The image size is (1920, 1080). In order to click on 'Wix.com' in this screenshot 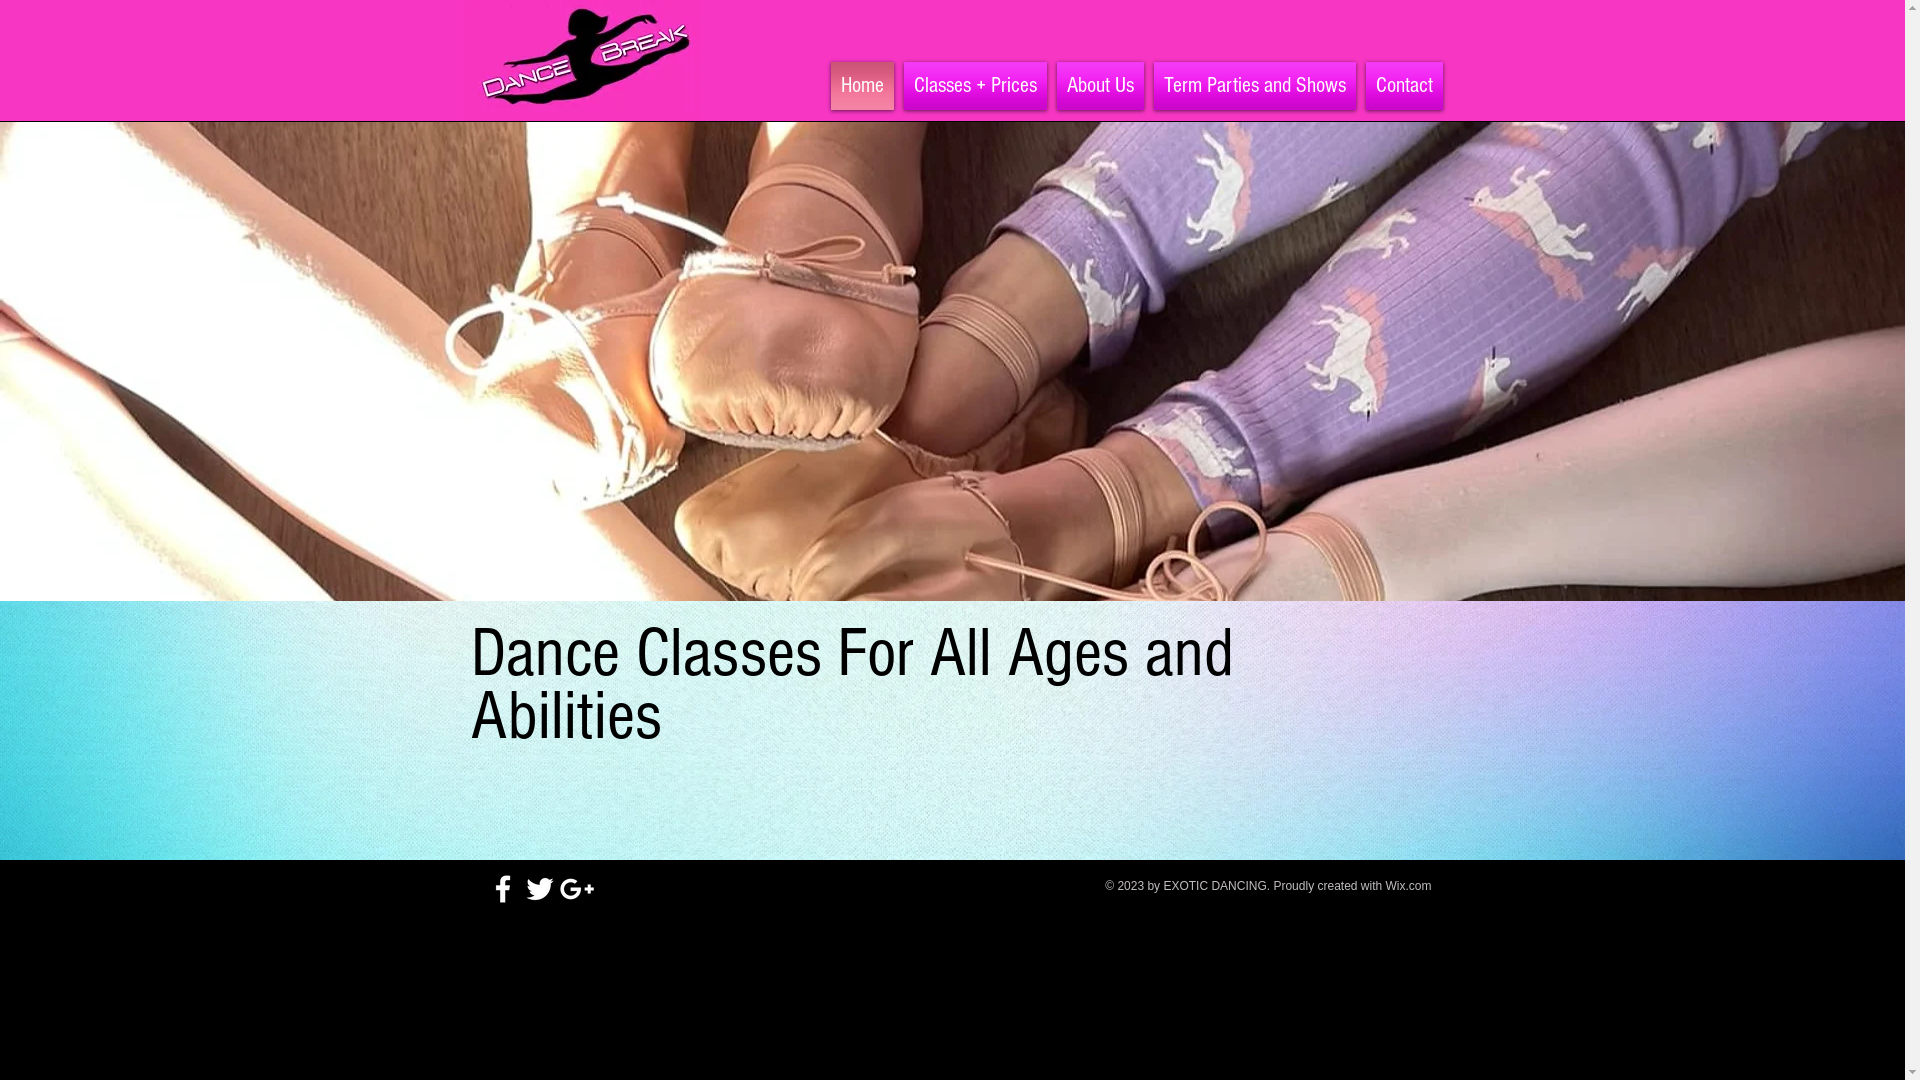, I will do `click(1408, 885)`.